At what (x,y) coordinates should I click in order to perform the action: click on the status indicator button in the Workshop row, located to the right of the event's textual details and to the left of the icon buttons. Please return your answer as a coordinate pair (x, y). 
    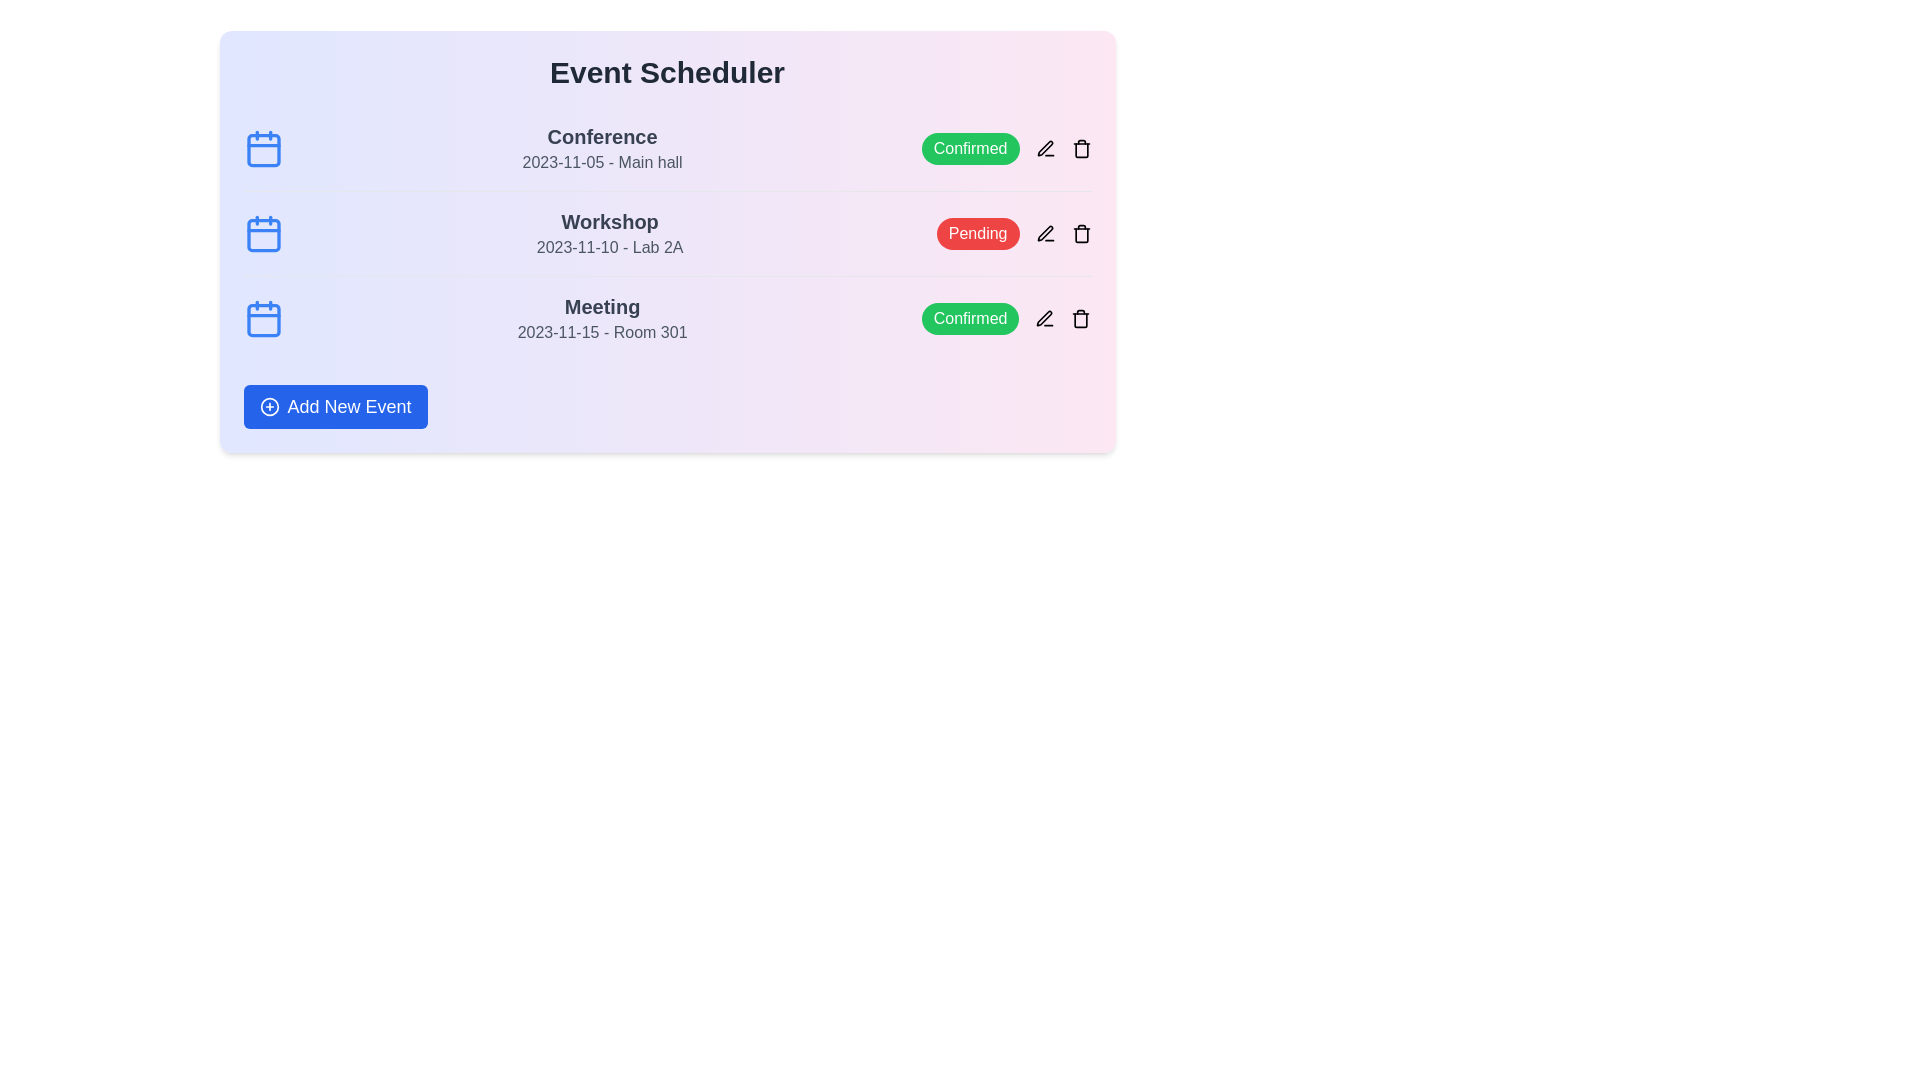
    Looking at the image, I should click on (978, 233).